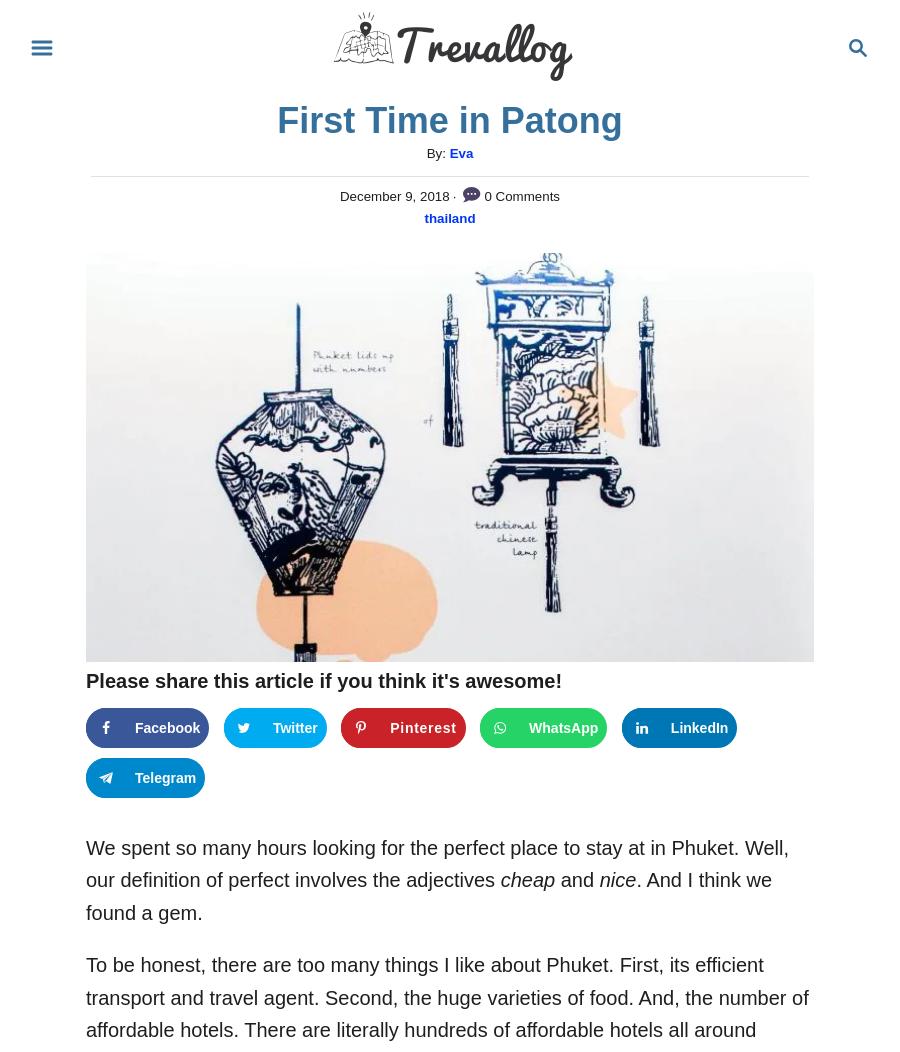  What do you see at coordinates (437, 152) in the screenshot?
I see `'By:'` at bounding box center [437, 152].